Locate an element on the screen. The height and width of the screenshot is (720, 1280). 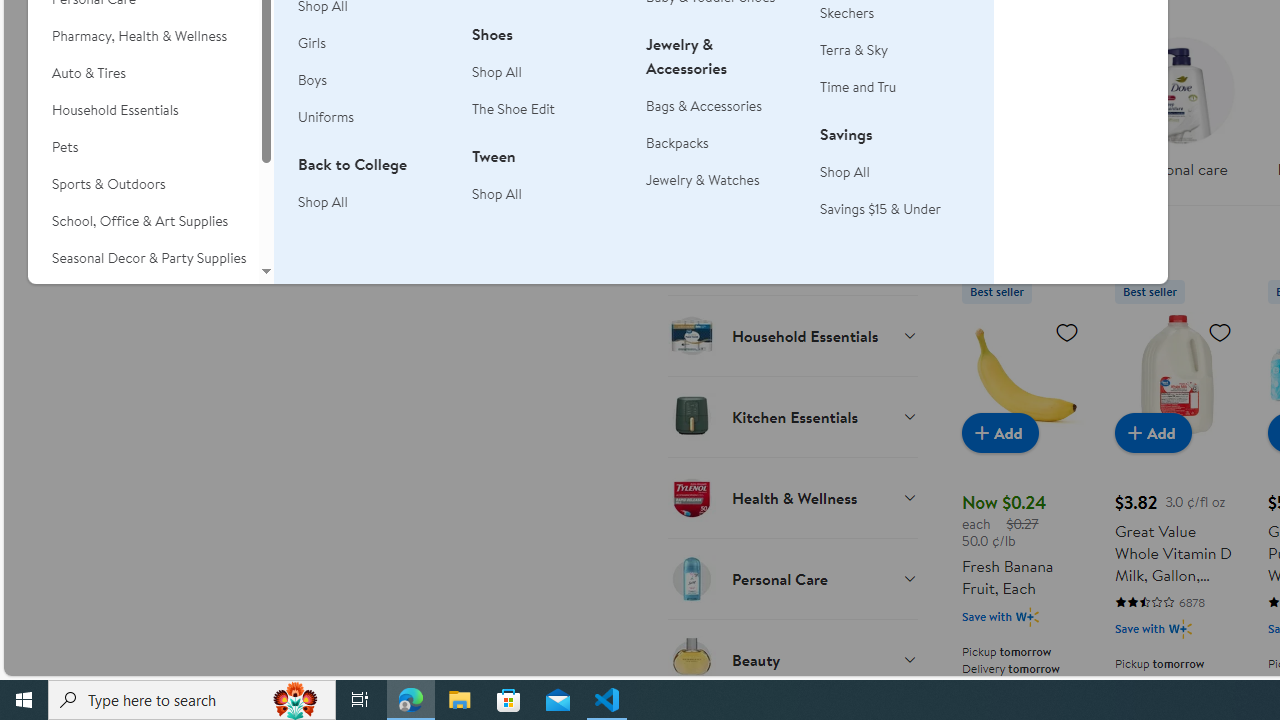
'Uniforms' is located at coordinates (373, 117).